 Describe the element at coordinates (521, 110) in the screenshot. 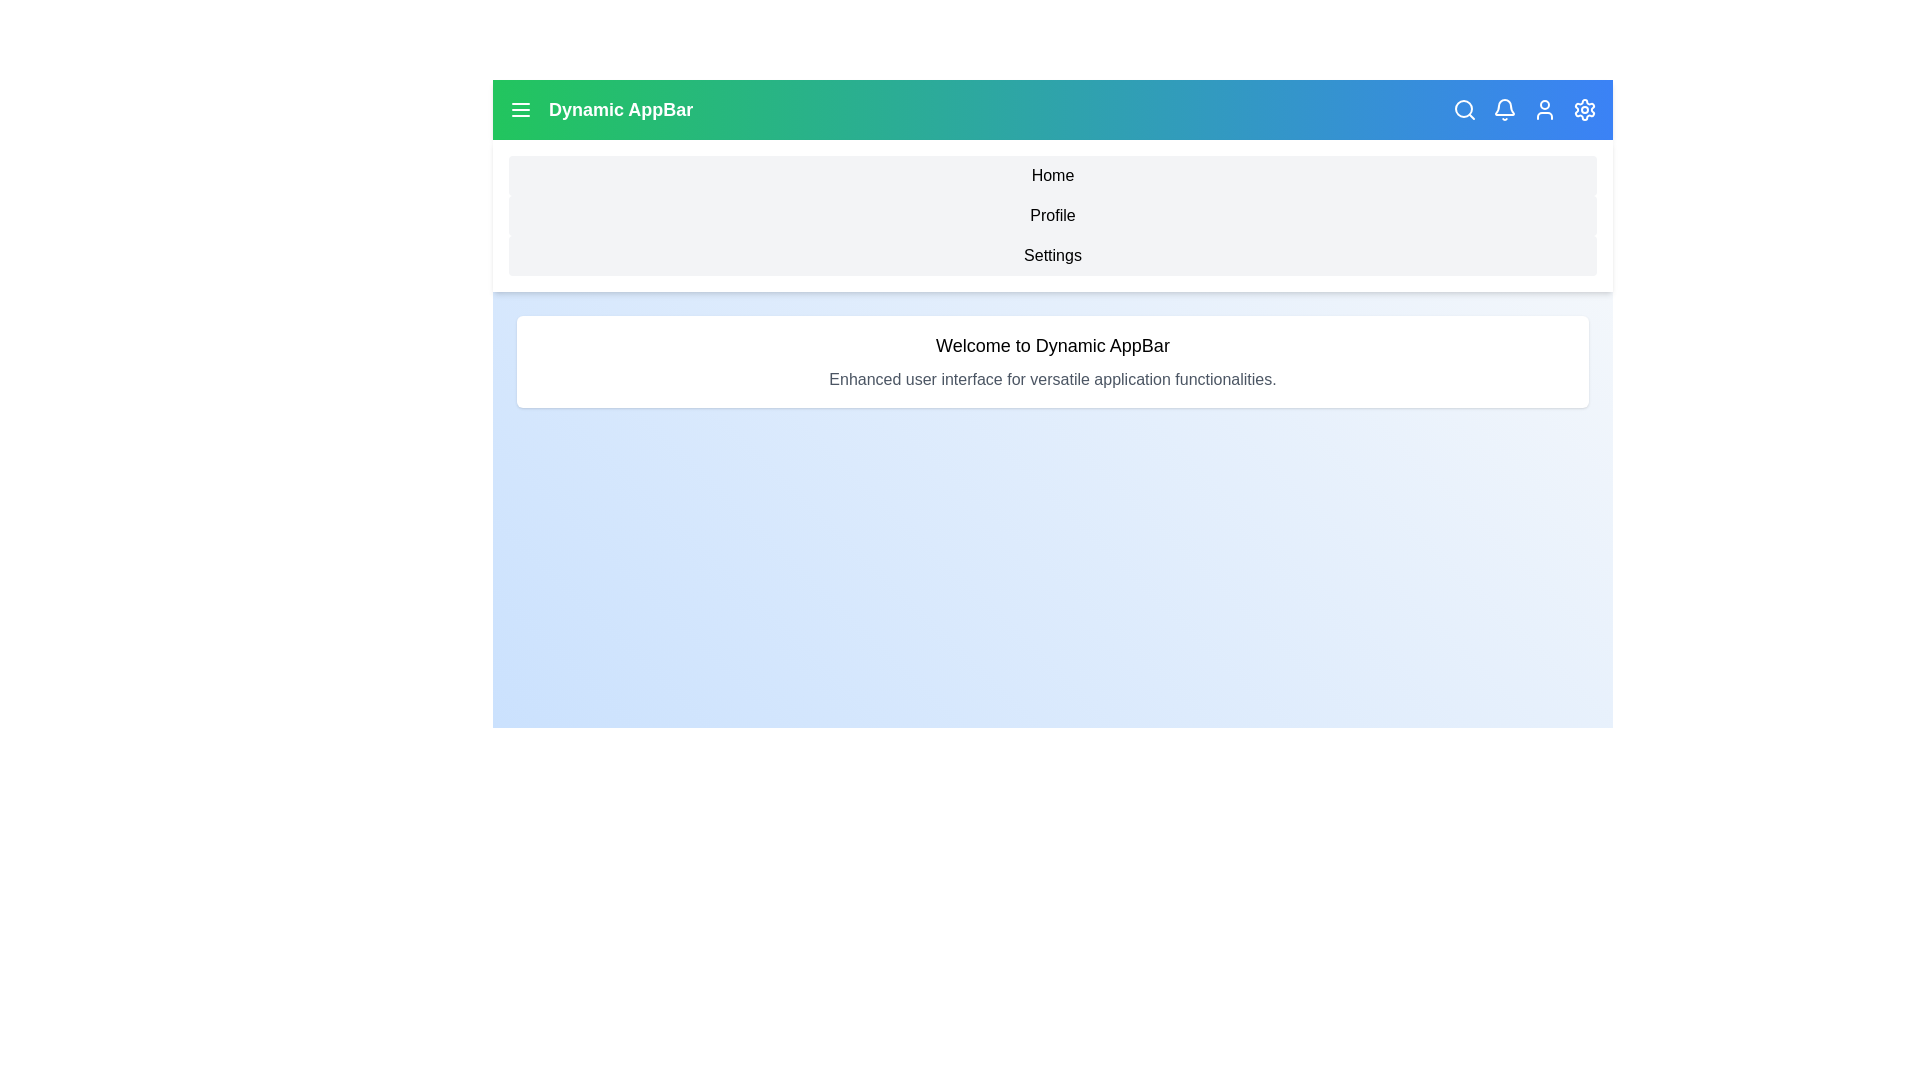

I see `the menu icon to toggle the sidebar menu visibility` at that location.